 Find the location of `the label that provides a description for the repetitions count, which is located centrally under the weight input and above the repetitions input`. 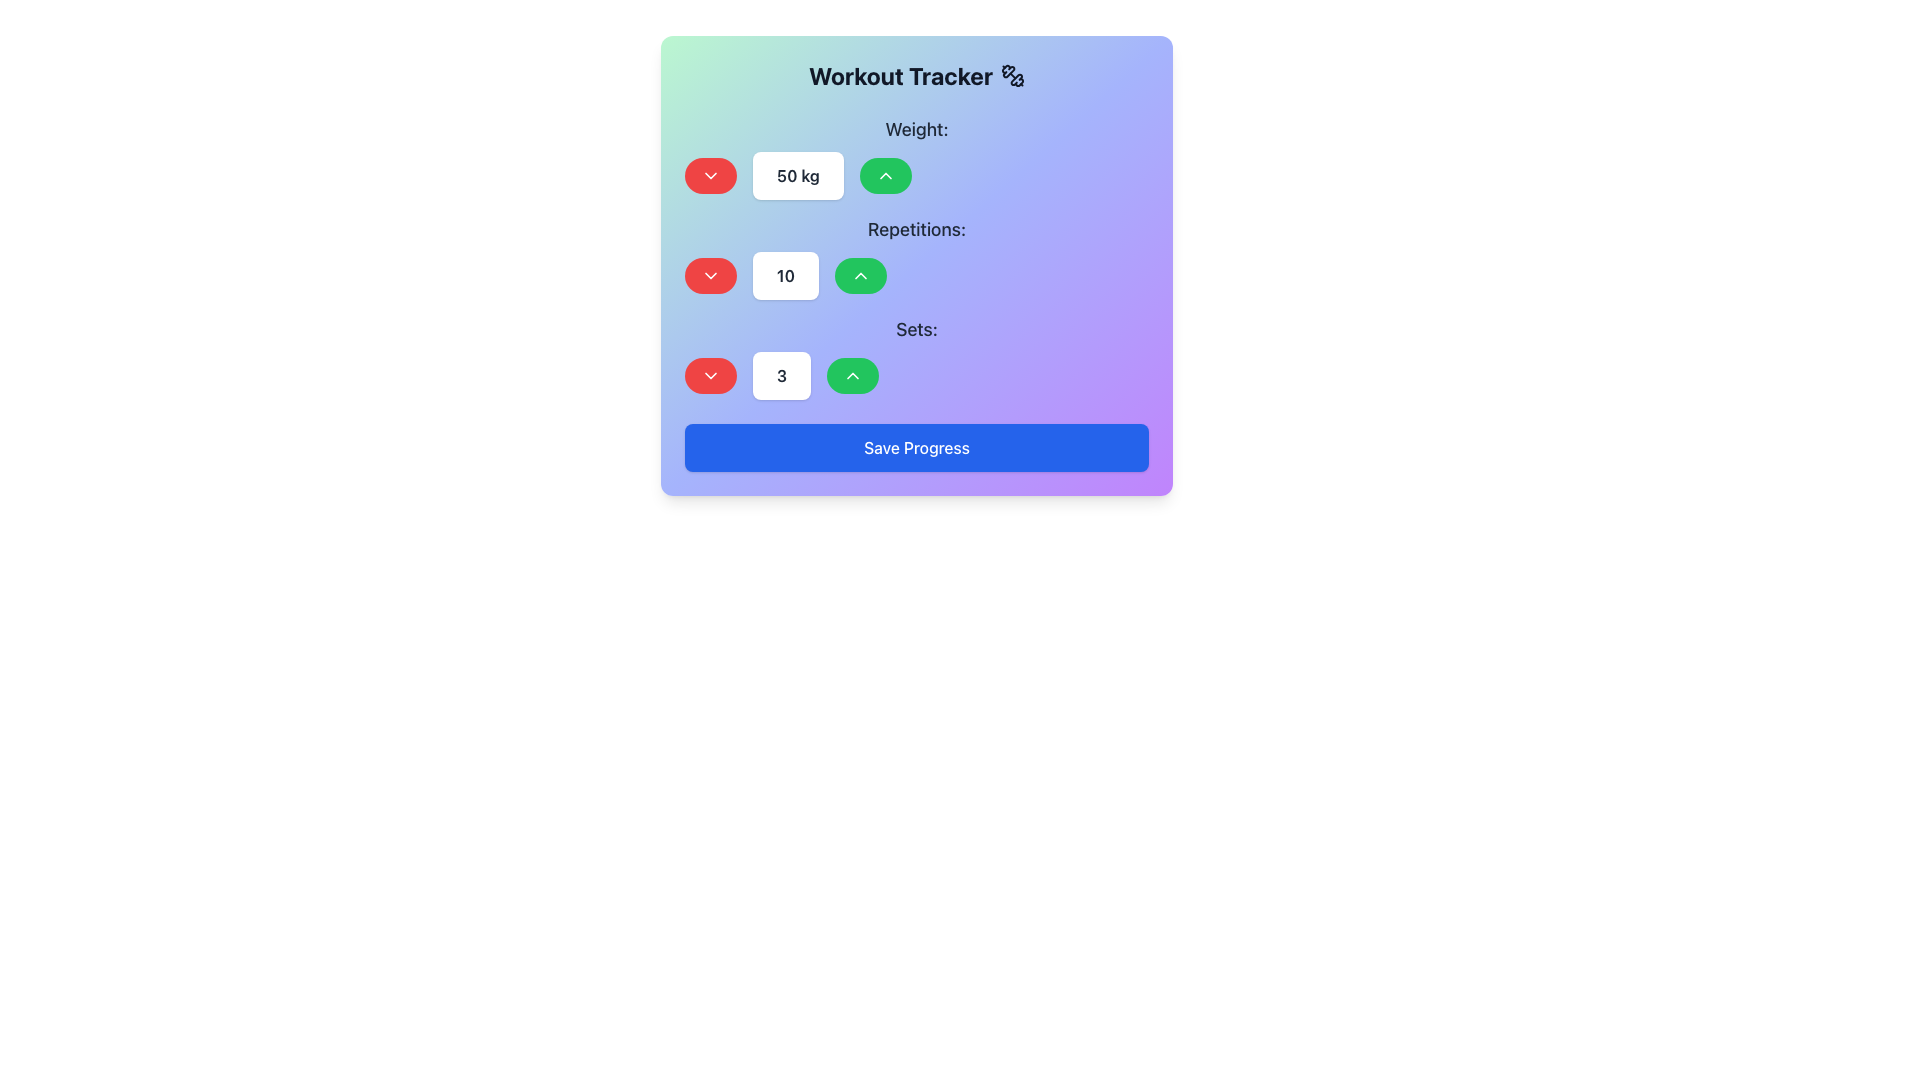

the label that provides a description for the repetitions count, which is located centrally under the weight input and above the repetitions input is located at coordinates (915, 229).